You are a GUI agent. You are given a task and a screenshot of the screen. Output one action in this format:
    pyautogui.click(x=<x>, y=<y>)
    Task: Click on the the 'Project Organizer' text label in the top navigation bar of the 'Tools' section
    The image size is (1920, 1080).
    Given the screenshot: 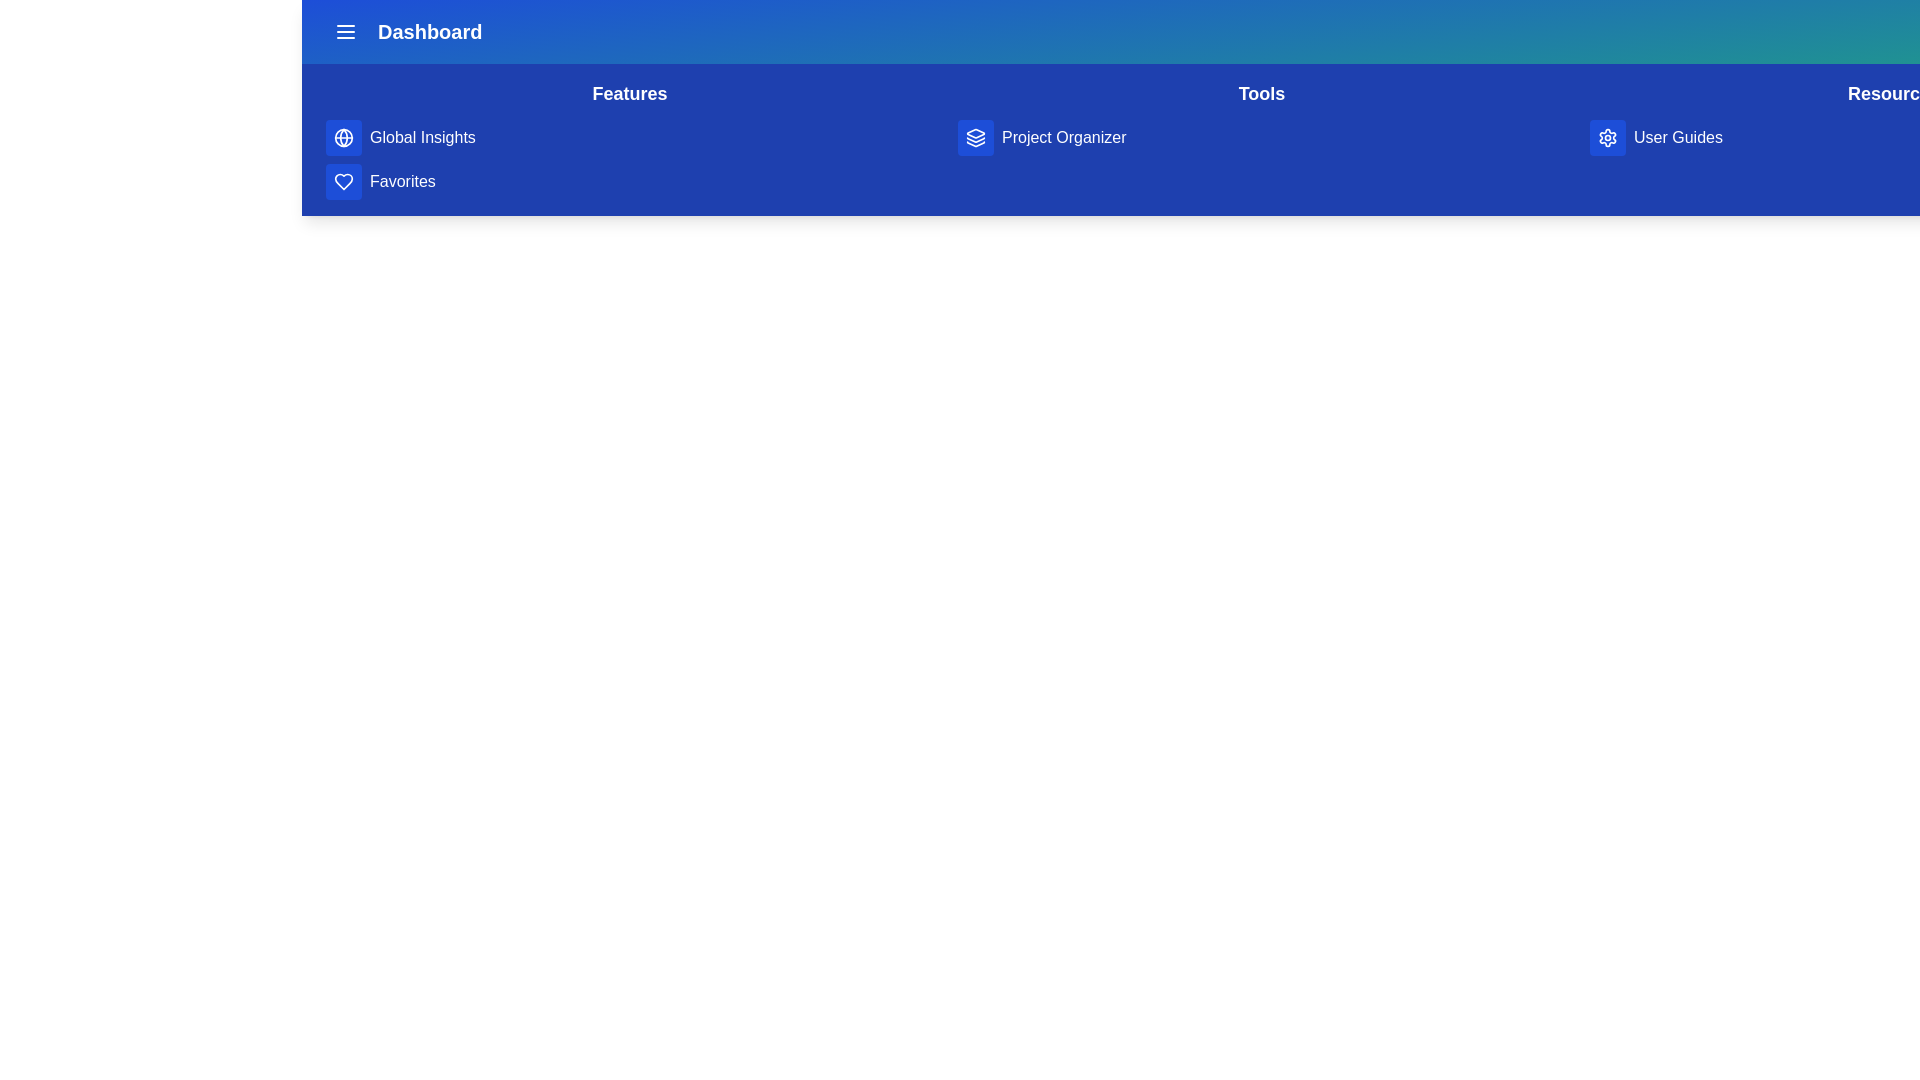 What is the action you would take?
    pyautogui.click(x=1063, y=137)
    